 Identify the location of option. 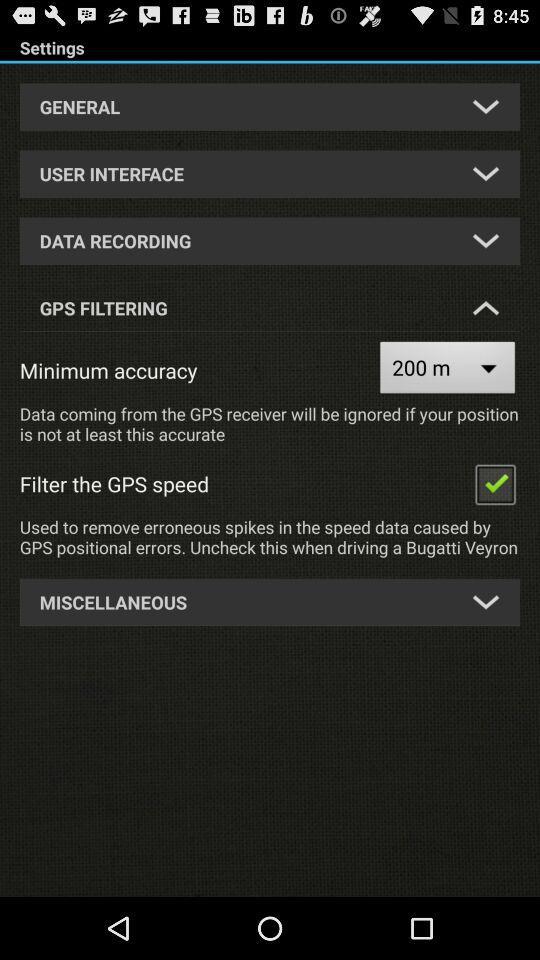
(494, 482).